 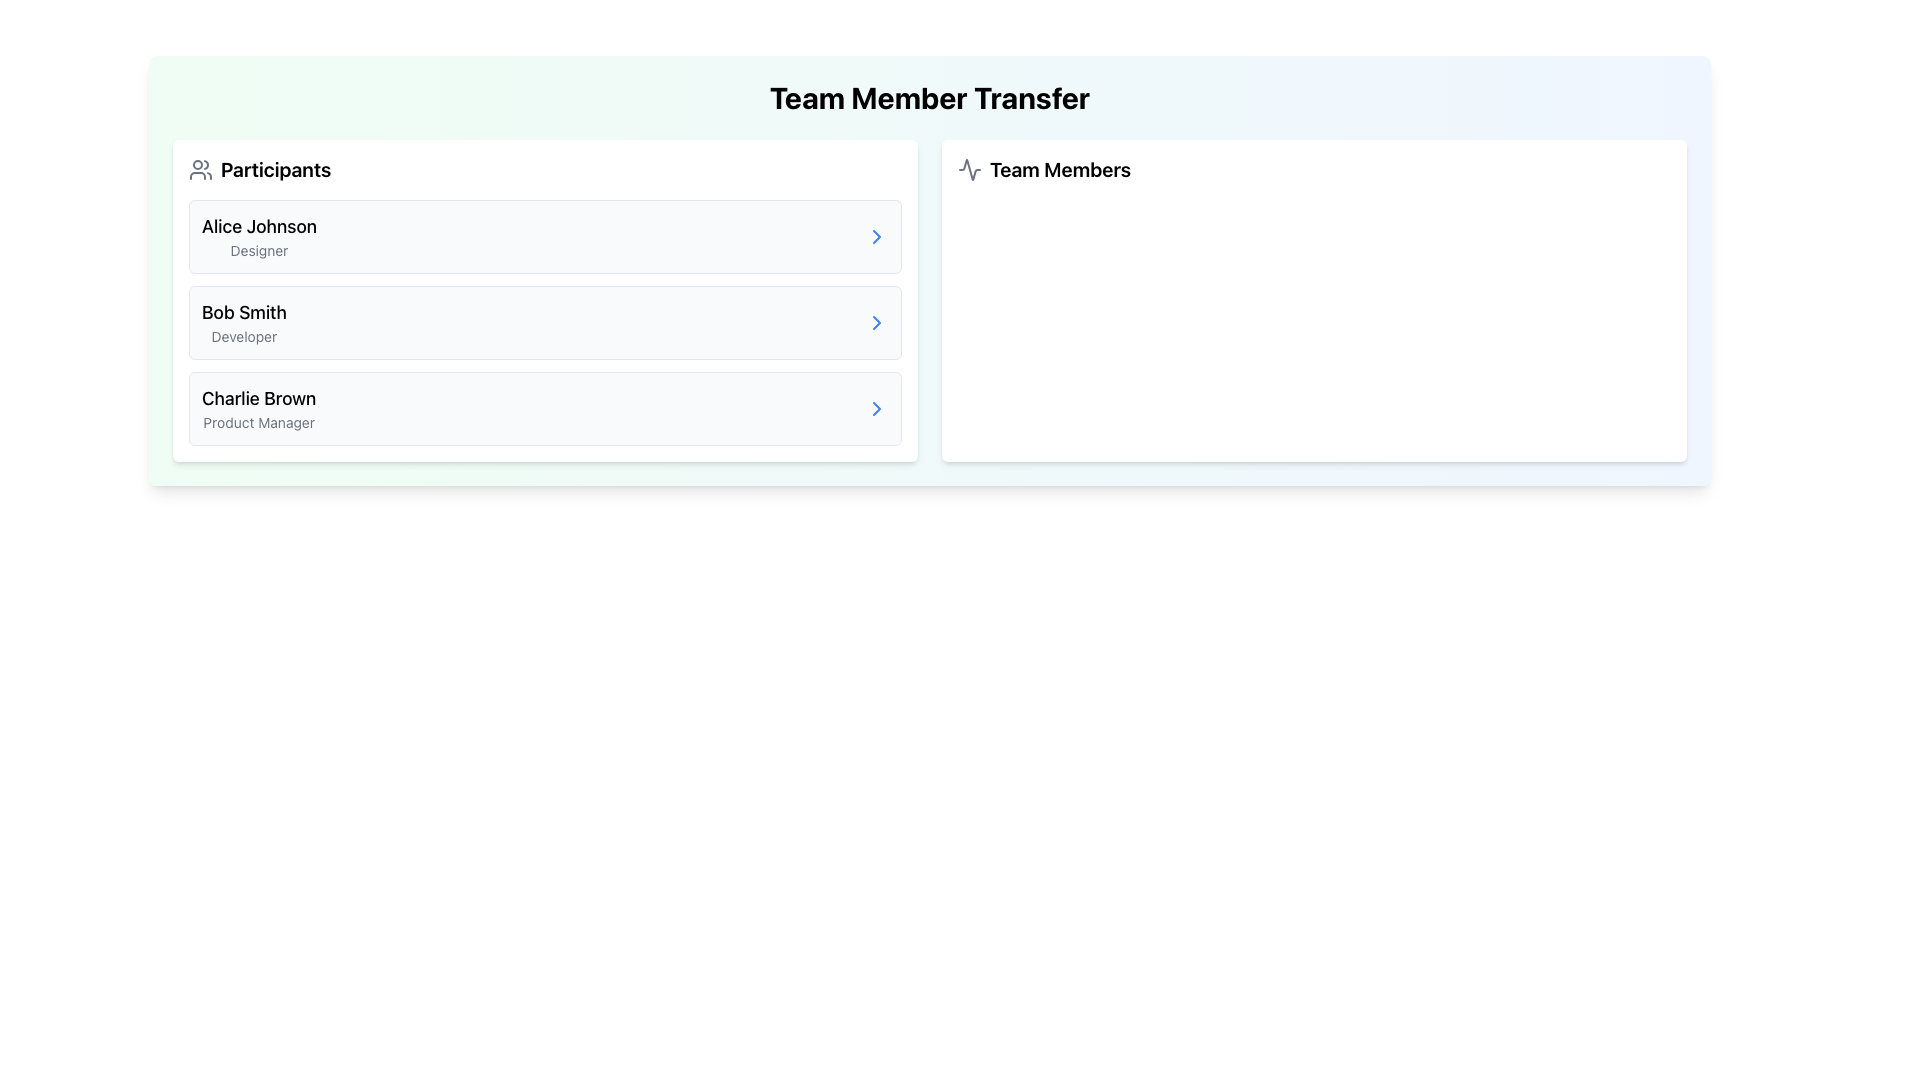 What do you see at coordinates (545, 235) in the screenshot?
I see `the first list item entry for 'Alice Johnson' in the 'Participants' section` at bounding box center [545, 235].